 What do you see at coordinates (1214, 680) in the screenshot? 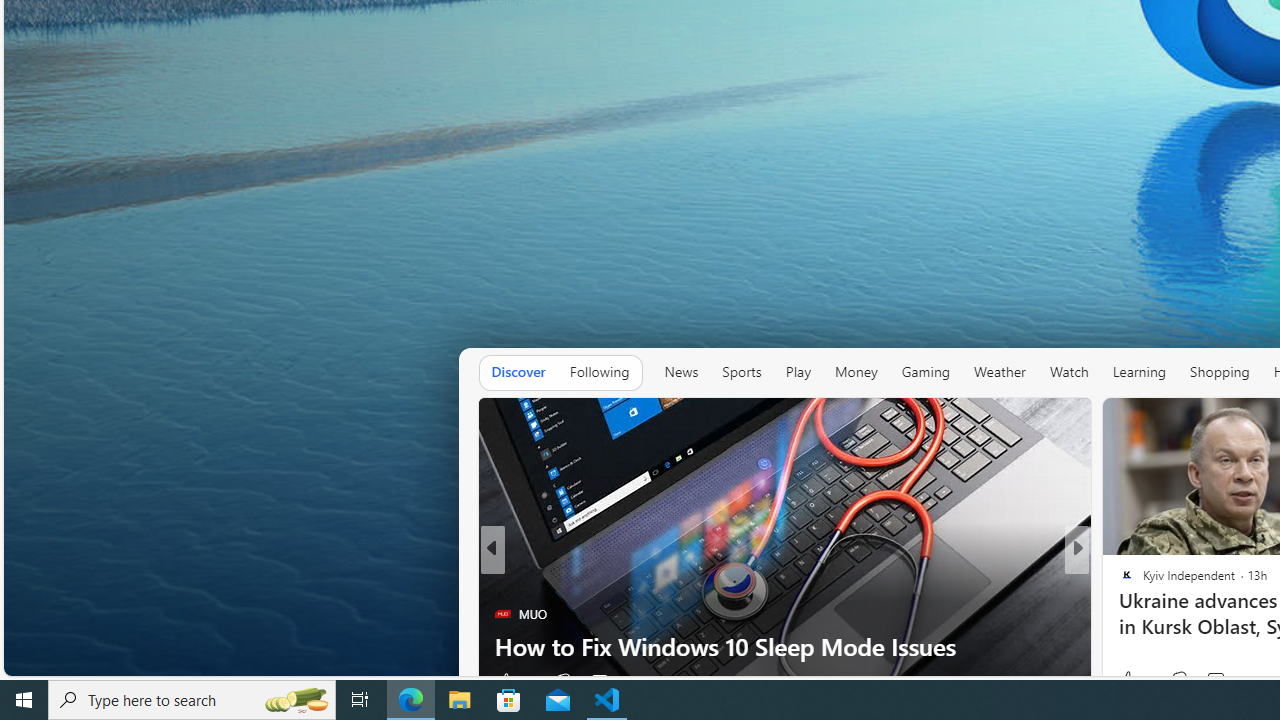
I see `'View comments 11 Comment'` at bounding box center [1214, 680].